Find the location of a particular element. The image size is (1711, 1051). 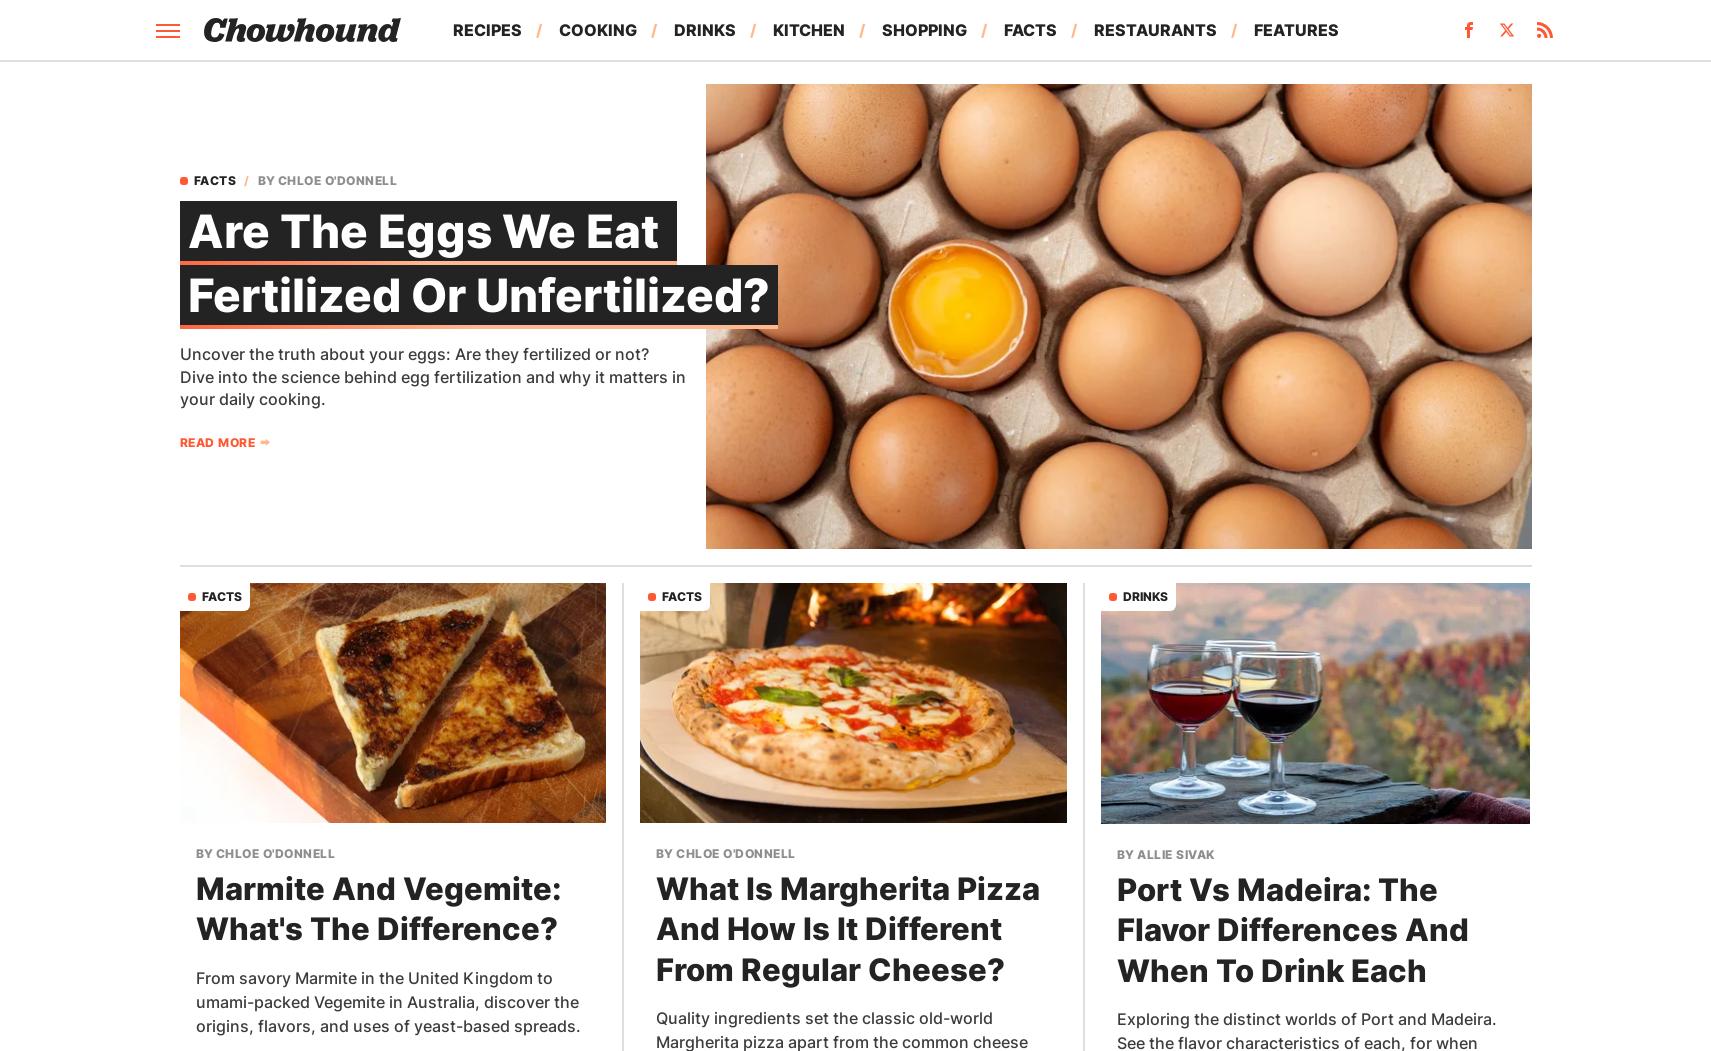

'Restaurants' is located at coordinates (1092, 29).